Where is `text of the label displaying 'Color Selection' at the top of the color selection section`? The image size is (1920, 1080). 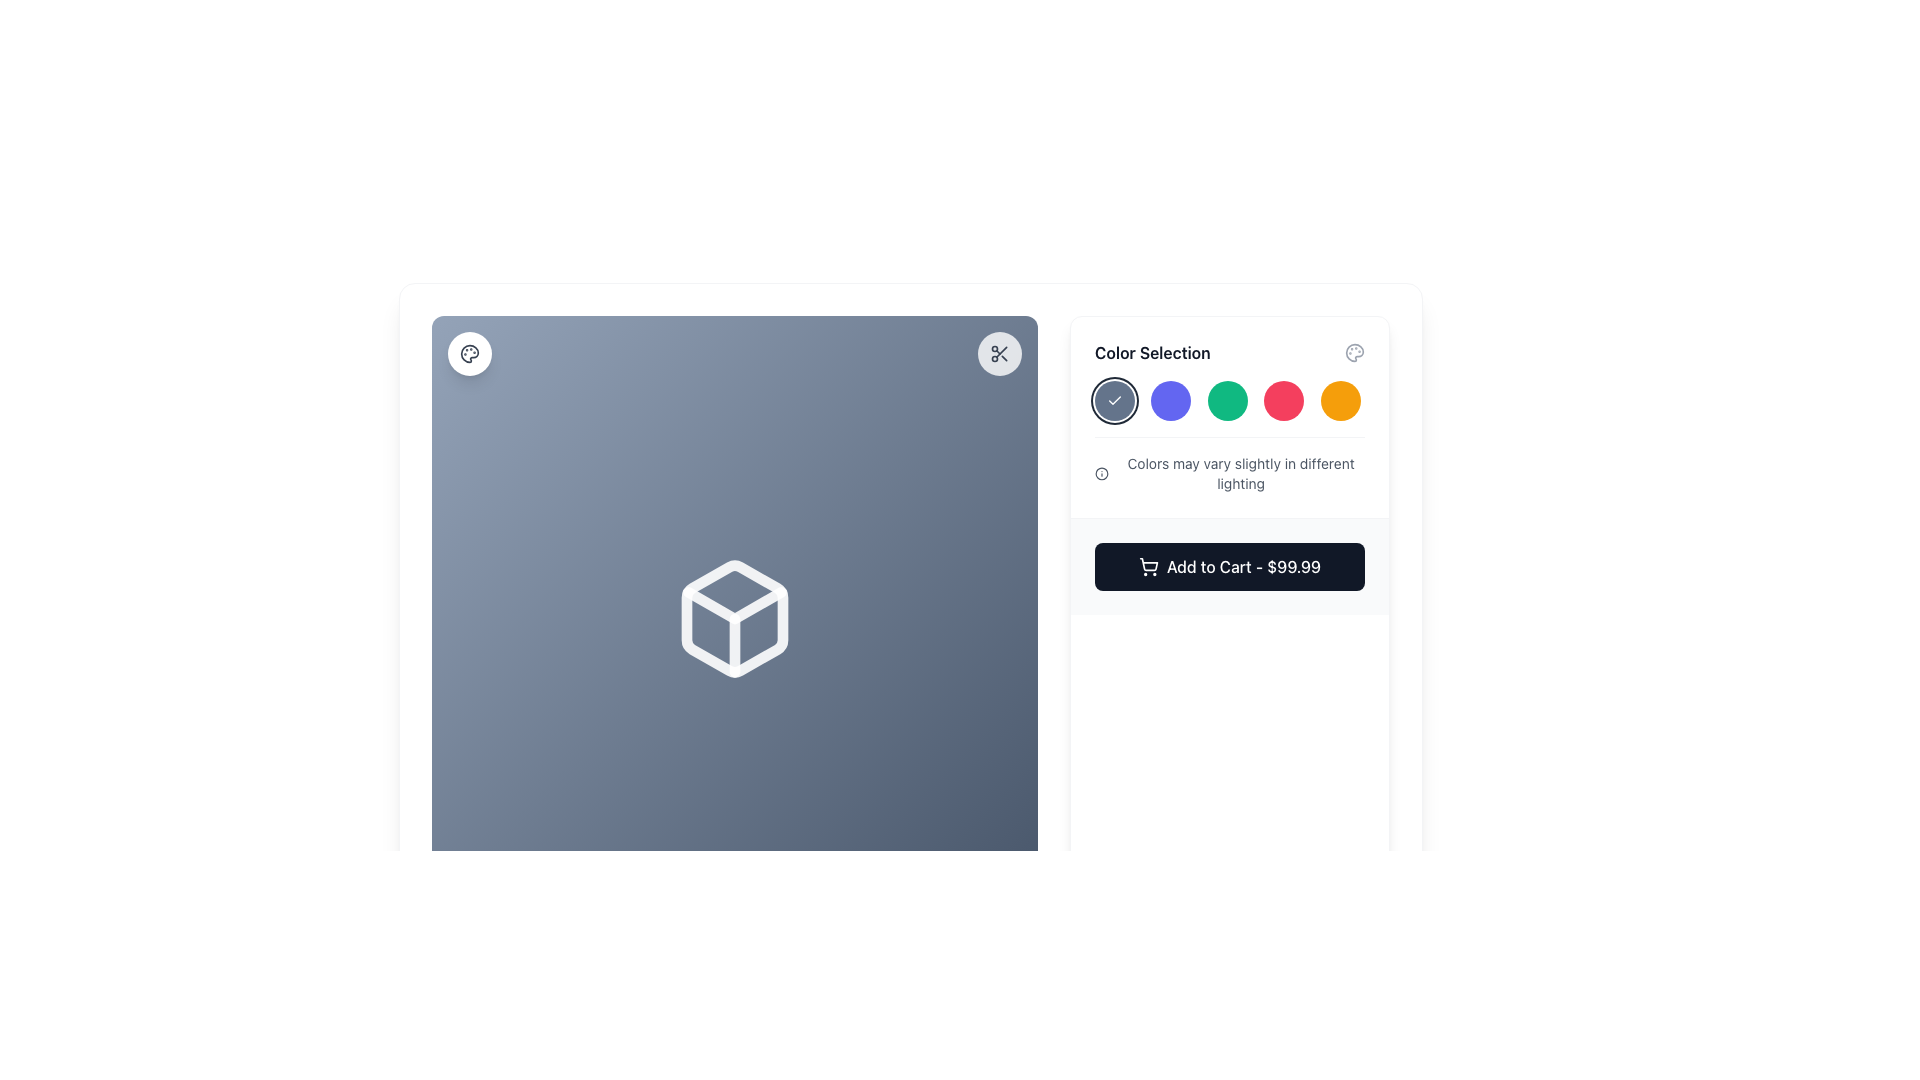
text of the label displaying 'Color Selection' at the top of the color selection section is located at coordinates (1152, 352).